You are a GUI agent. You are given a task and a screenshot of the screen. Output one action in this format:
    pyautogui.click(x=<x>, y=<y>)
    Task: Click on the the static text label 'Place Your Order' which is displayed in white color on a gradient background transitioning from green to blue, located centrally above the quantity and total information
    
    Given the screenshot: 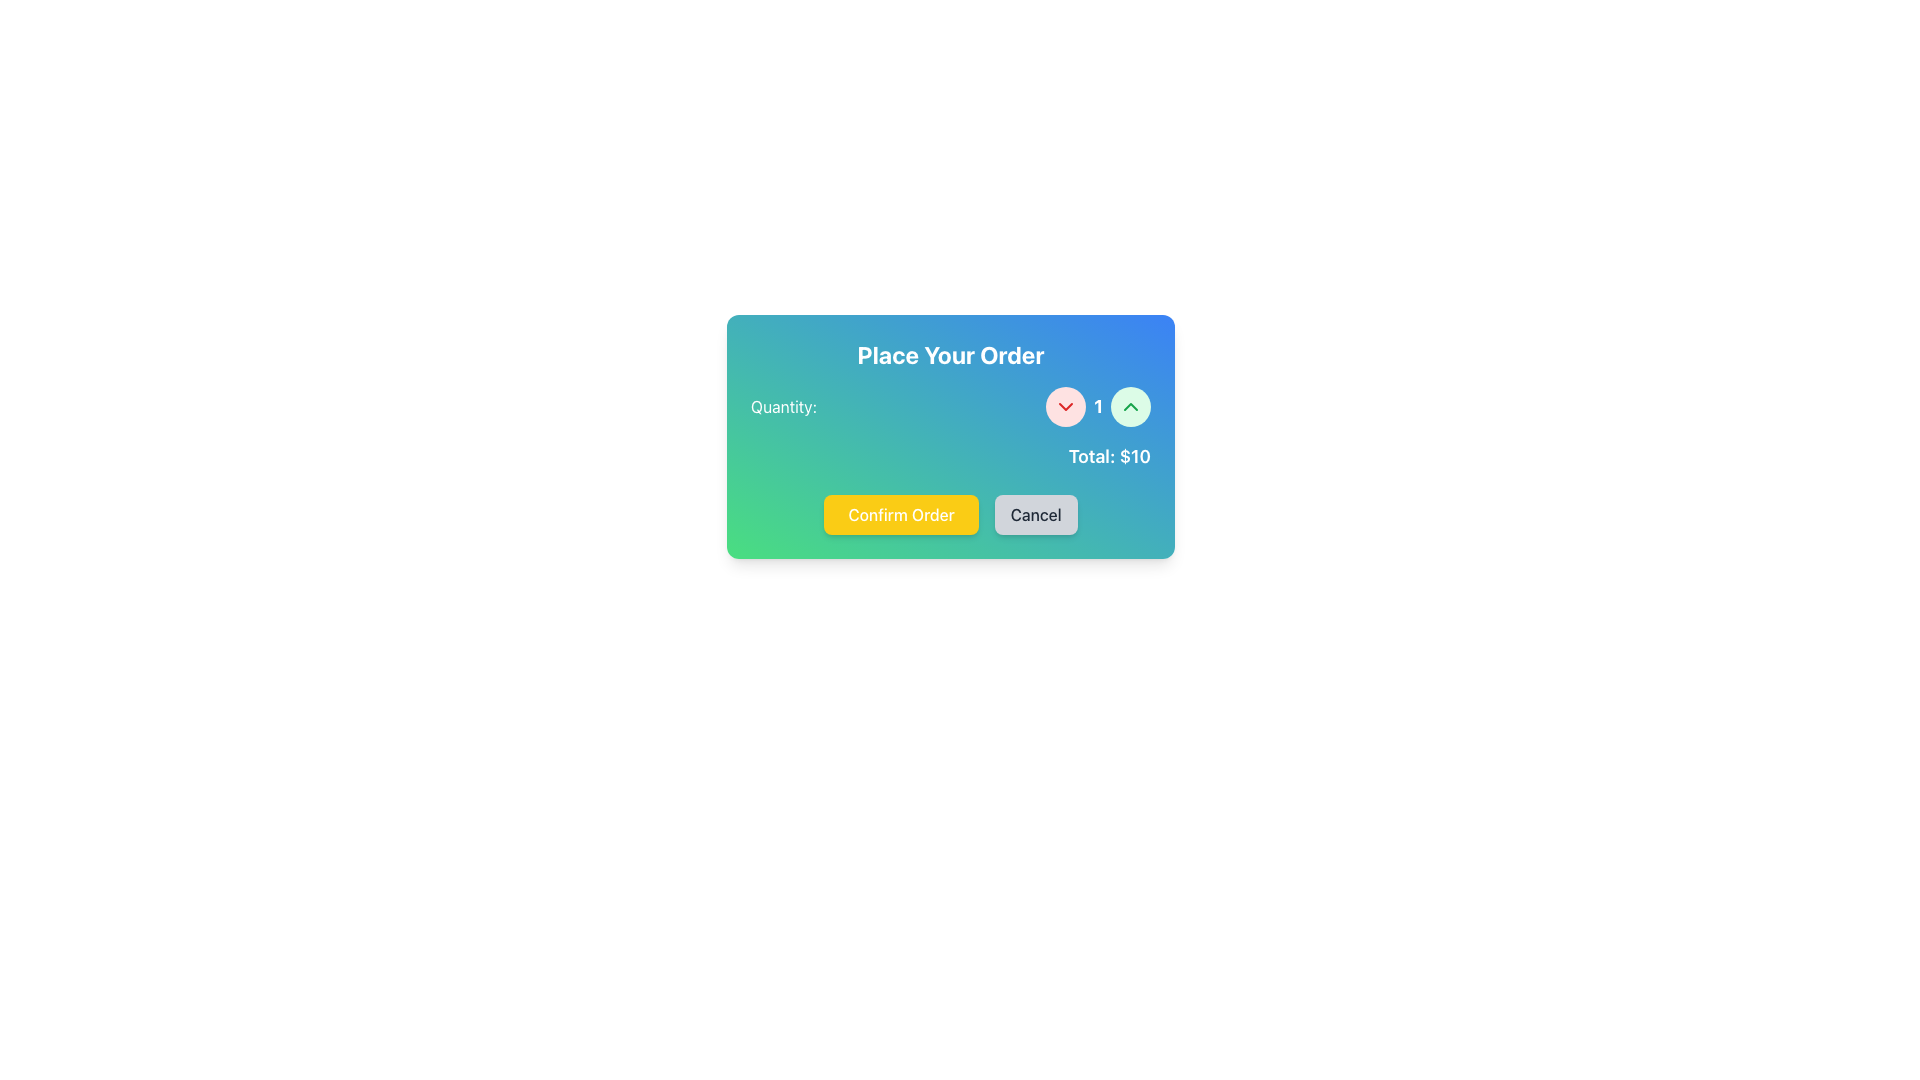 What is the action you would take?
    pyautogui.click(x=949, y=353)
    